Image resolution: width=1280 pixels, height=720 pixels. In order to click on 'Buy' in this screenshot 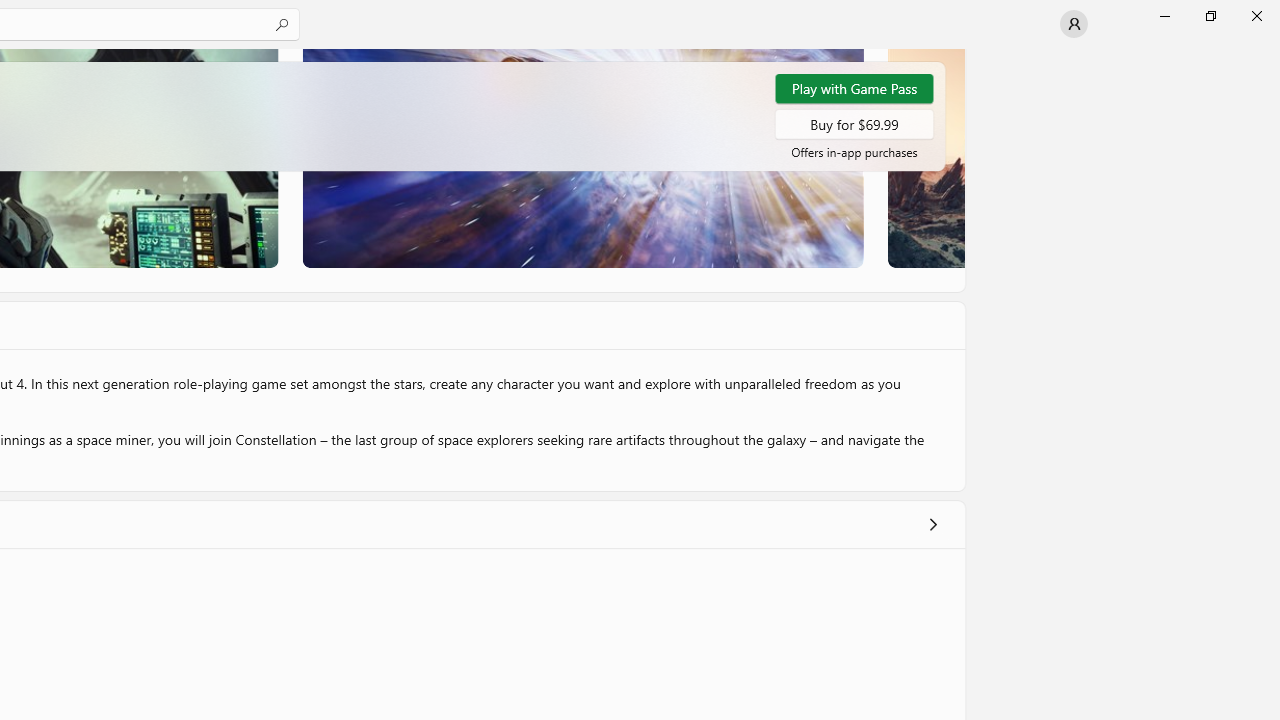, I will do `click(854, 123)`.